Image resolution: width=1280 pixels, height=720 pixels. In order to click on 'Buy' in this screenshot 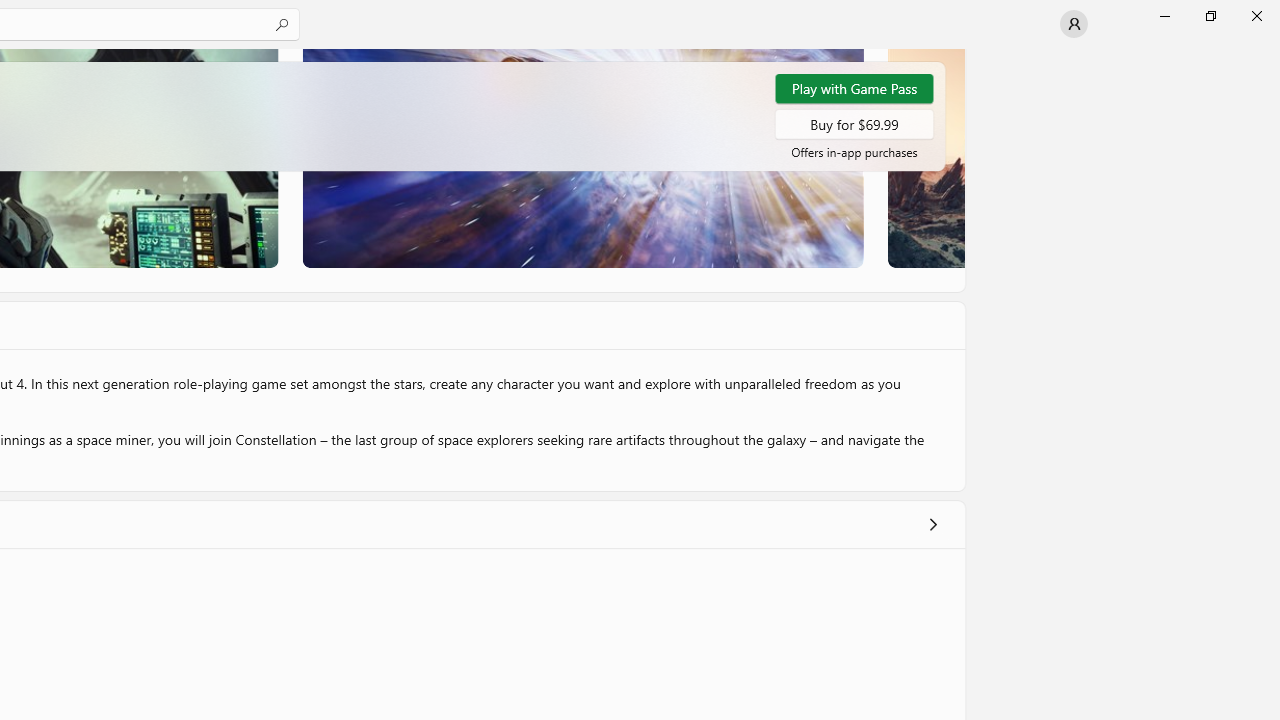, I will do `click(854, 123)`.